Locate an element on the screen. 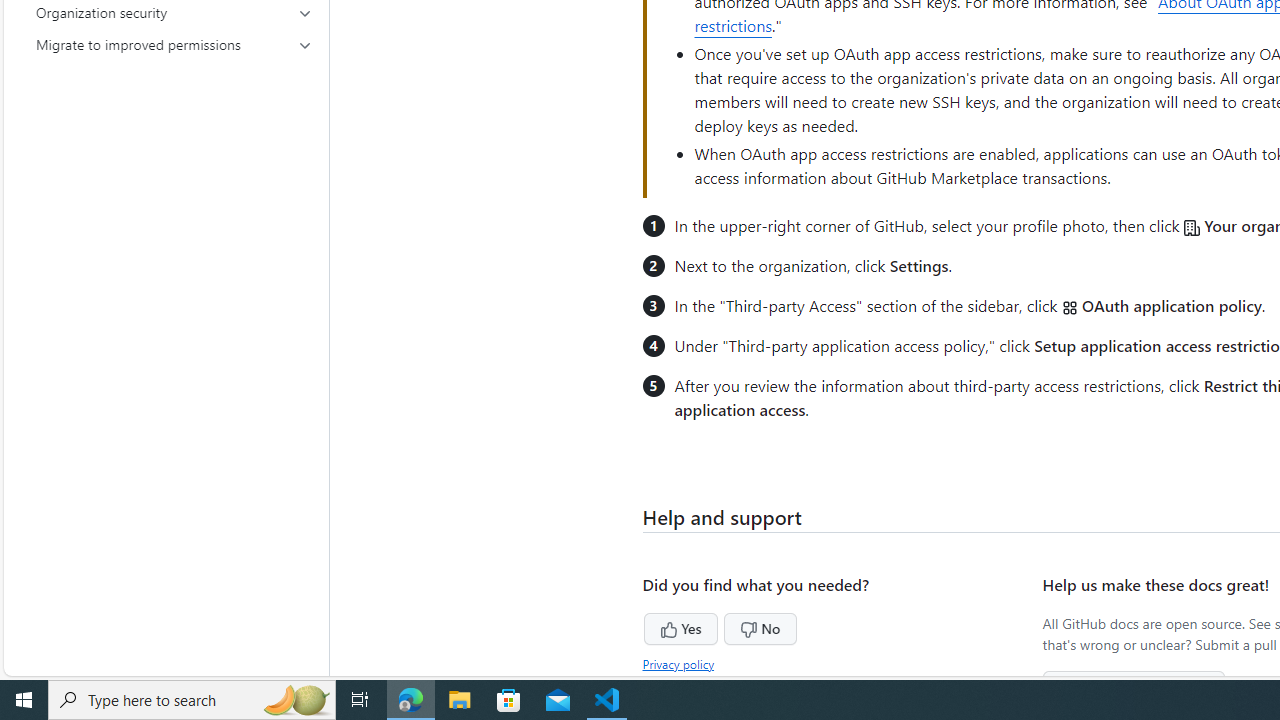 The width and height of the screenshot is (1280, 720). 'Make a contribution' is located at coordinates (1134, 685).